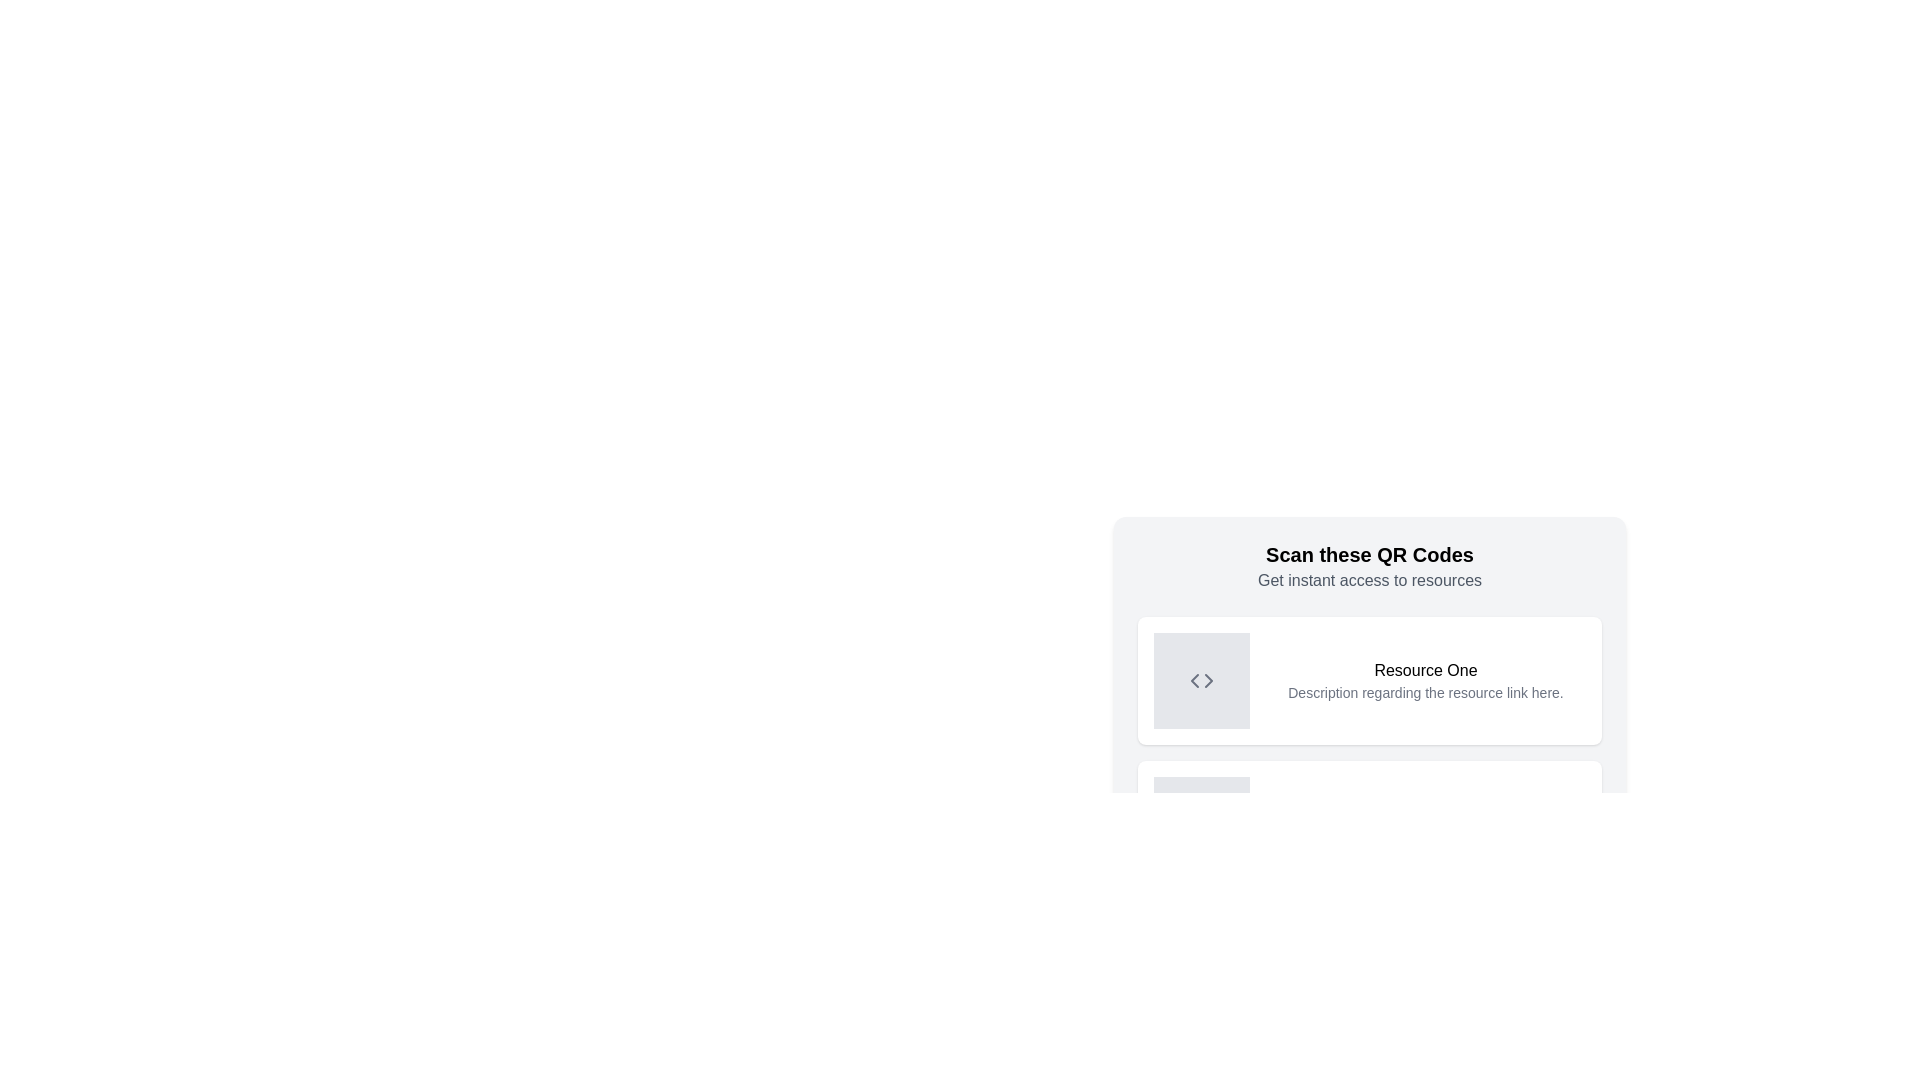 This screenshot has height=1080, width=1920. Describe the element at coordinates (1368, 752) in the screenshot. I see `the Information display section that introduces 'Resource One', located within the card titled 'Scan these QR Codes', positioned below 'Get instant access to resources' and above 'Resource Two'` at that location.